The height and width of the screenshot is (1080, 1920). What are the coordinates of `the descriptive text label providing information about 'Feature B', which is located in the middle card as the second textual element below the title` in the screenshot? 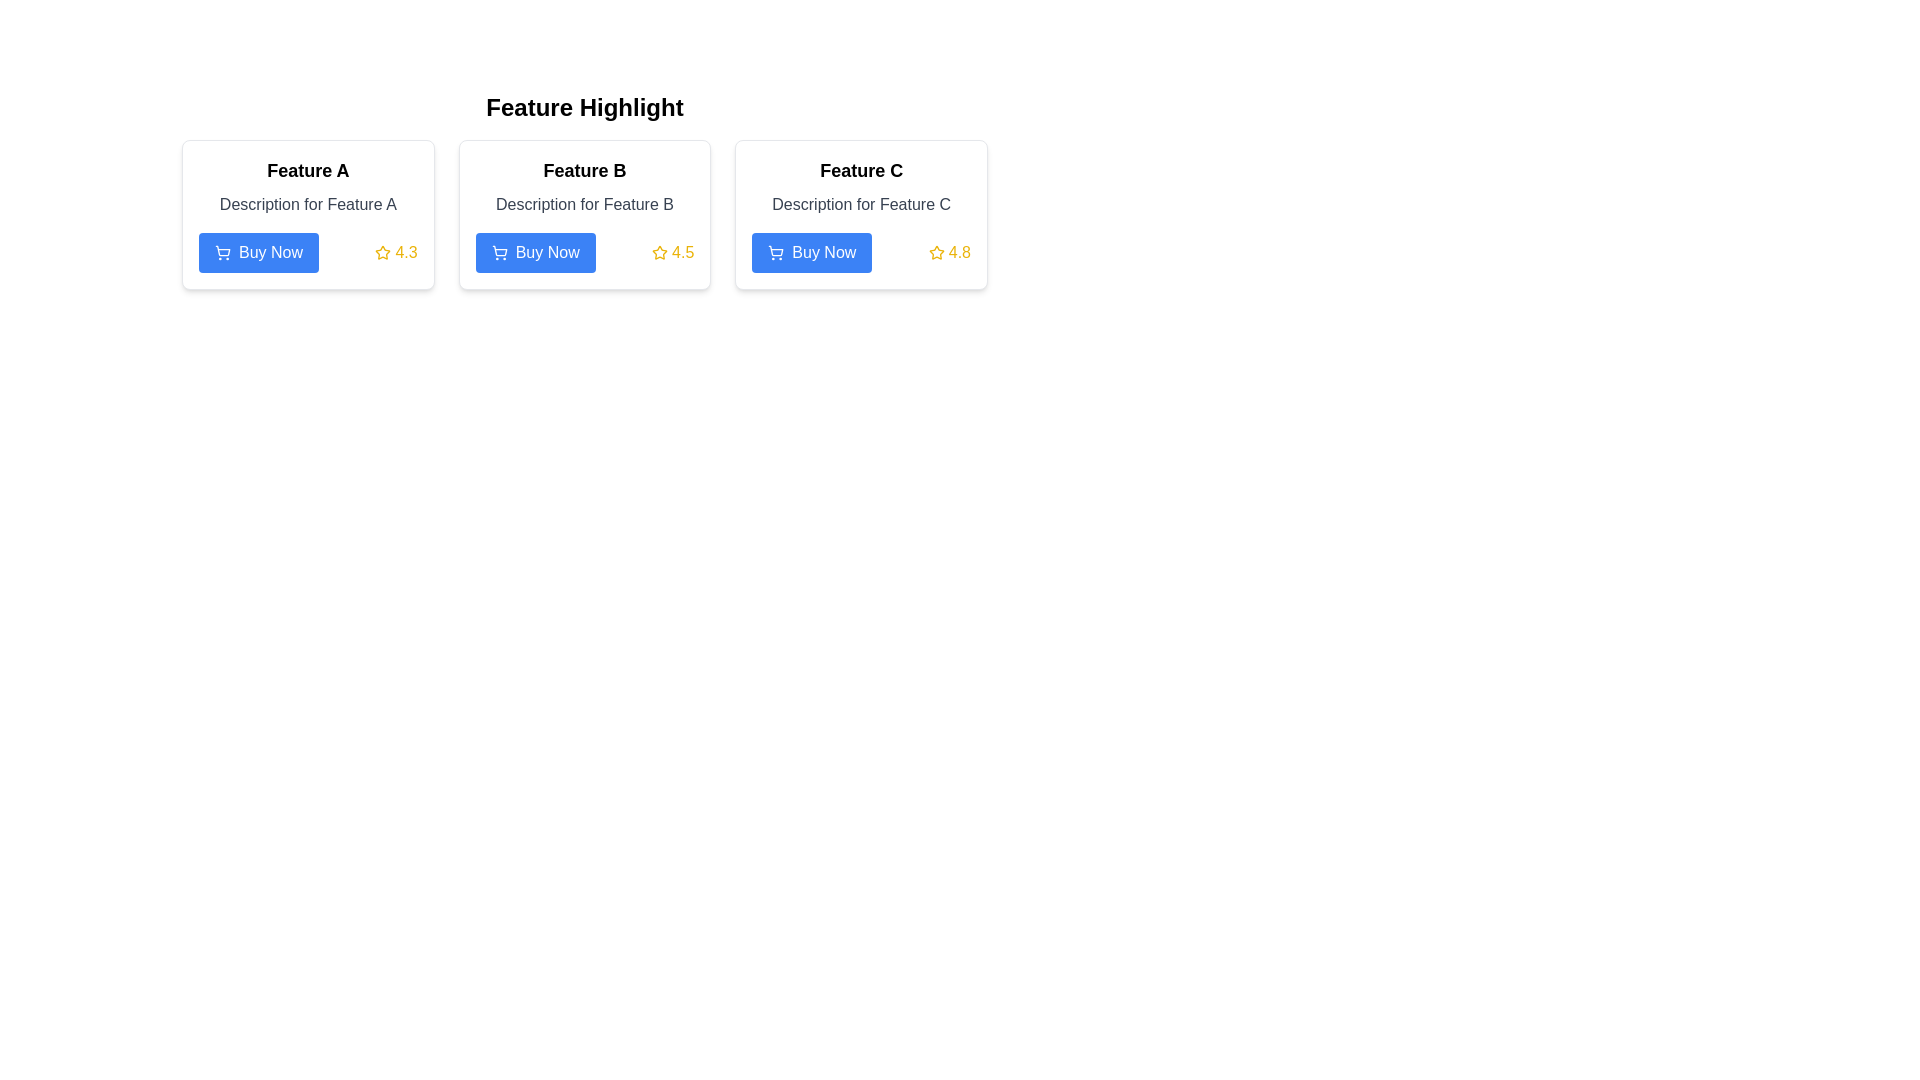 It's located at (584, 204).